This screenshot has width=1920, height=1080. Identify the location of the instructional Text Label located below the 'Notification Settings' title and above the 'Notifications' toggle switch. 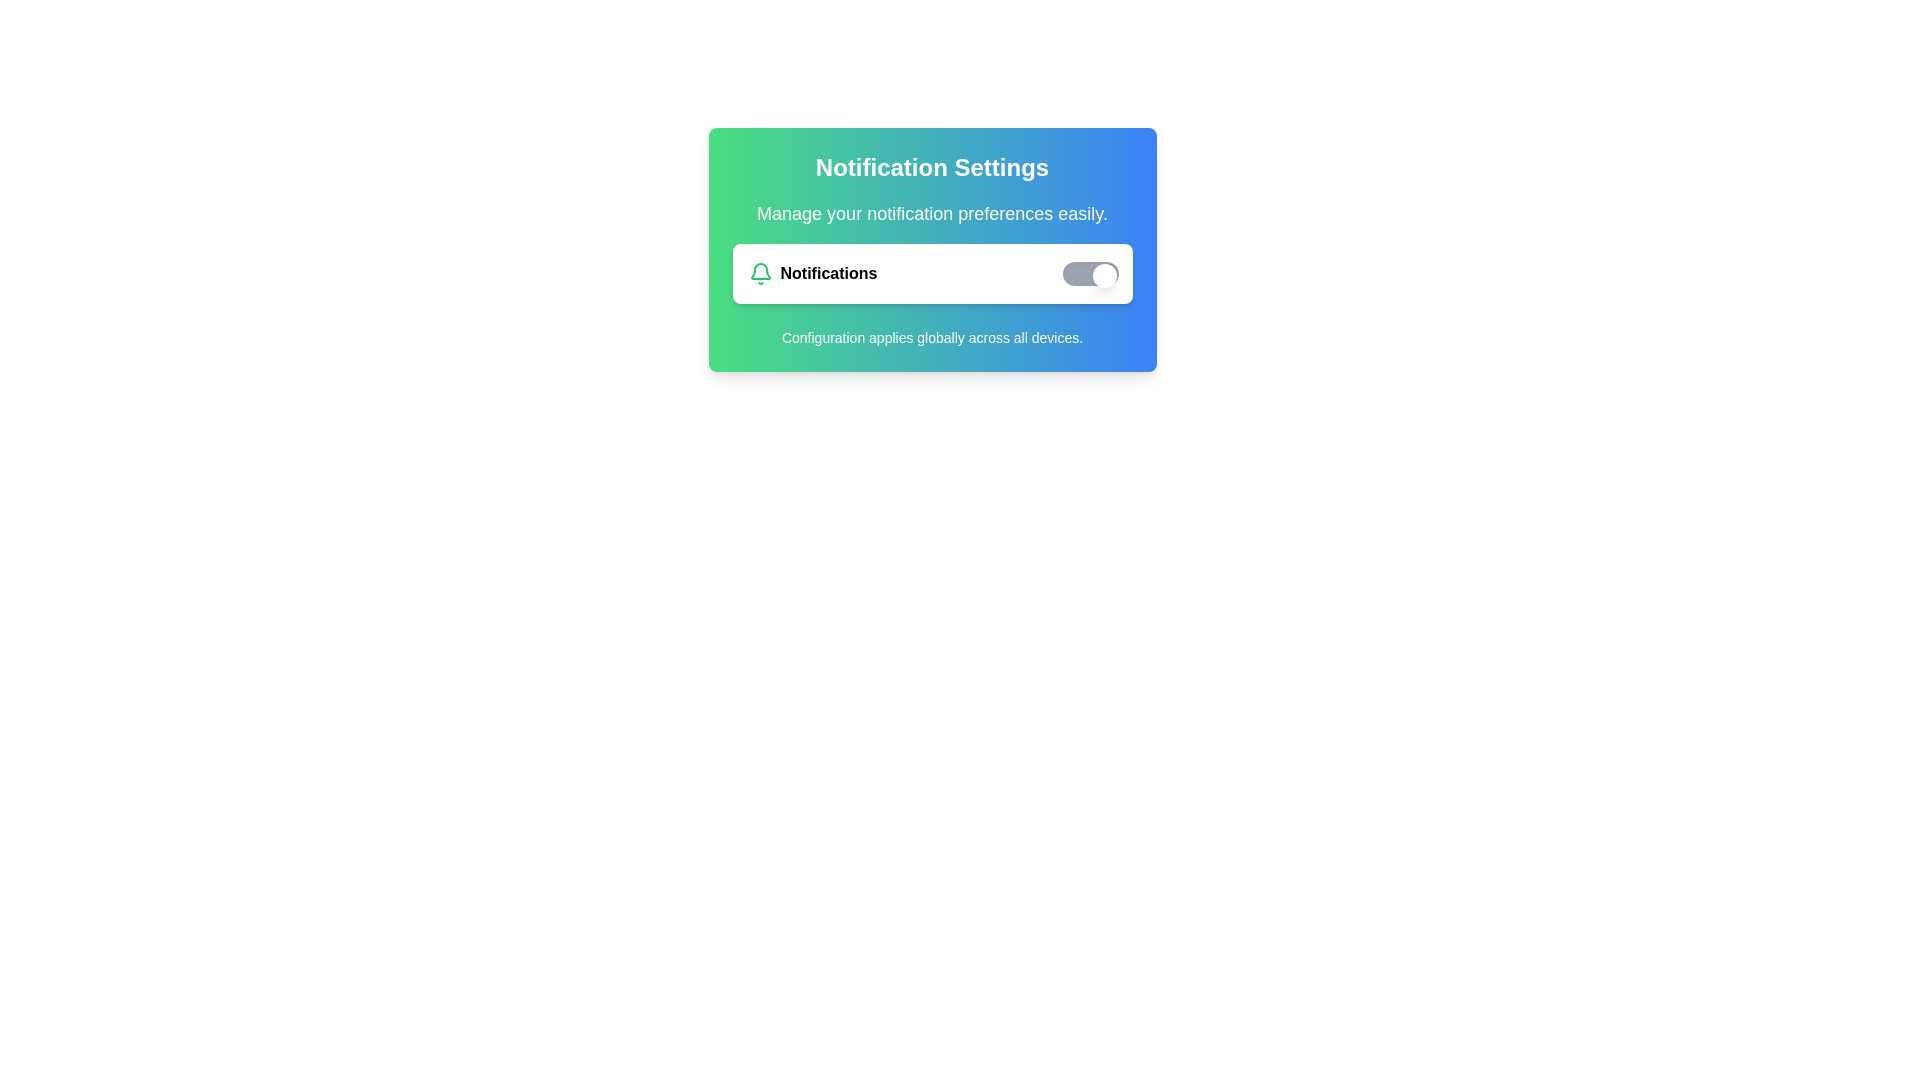
(931, 213).